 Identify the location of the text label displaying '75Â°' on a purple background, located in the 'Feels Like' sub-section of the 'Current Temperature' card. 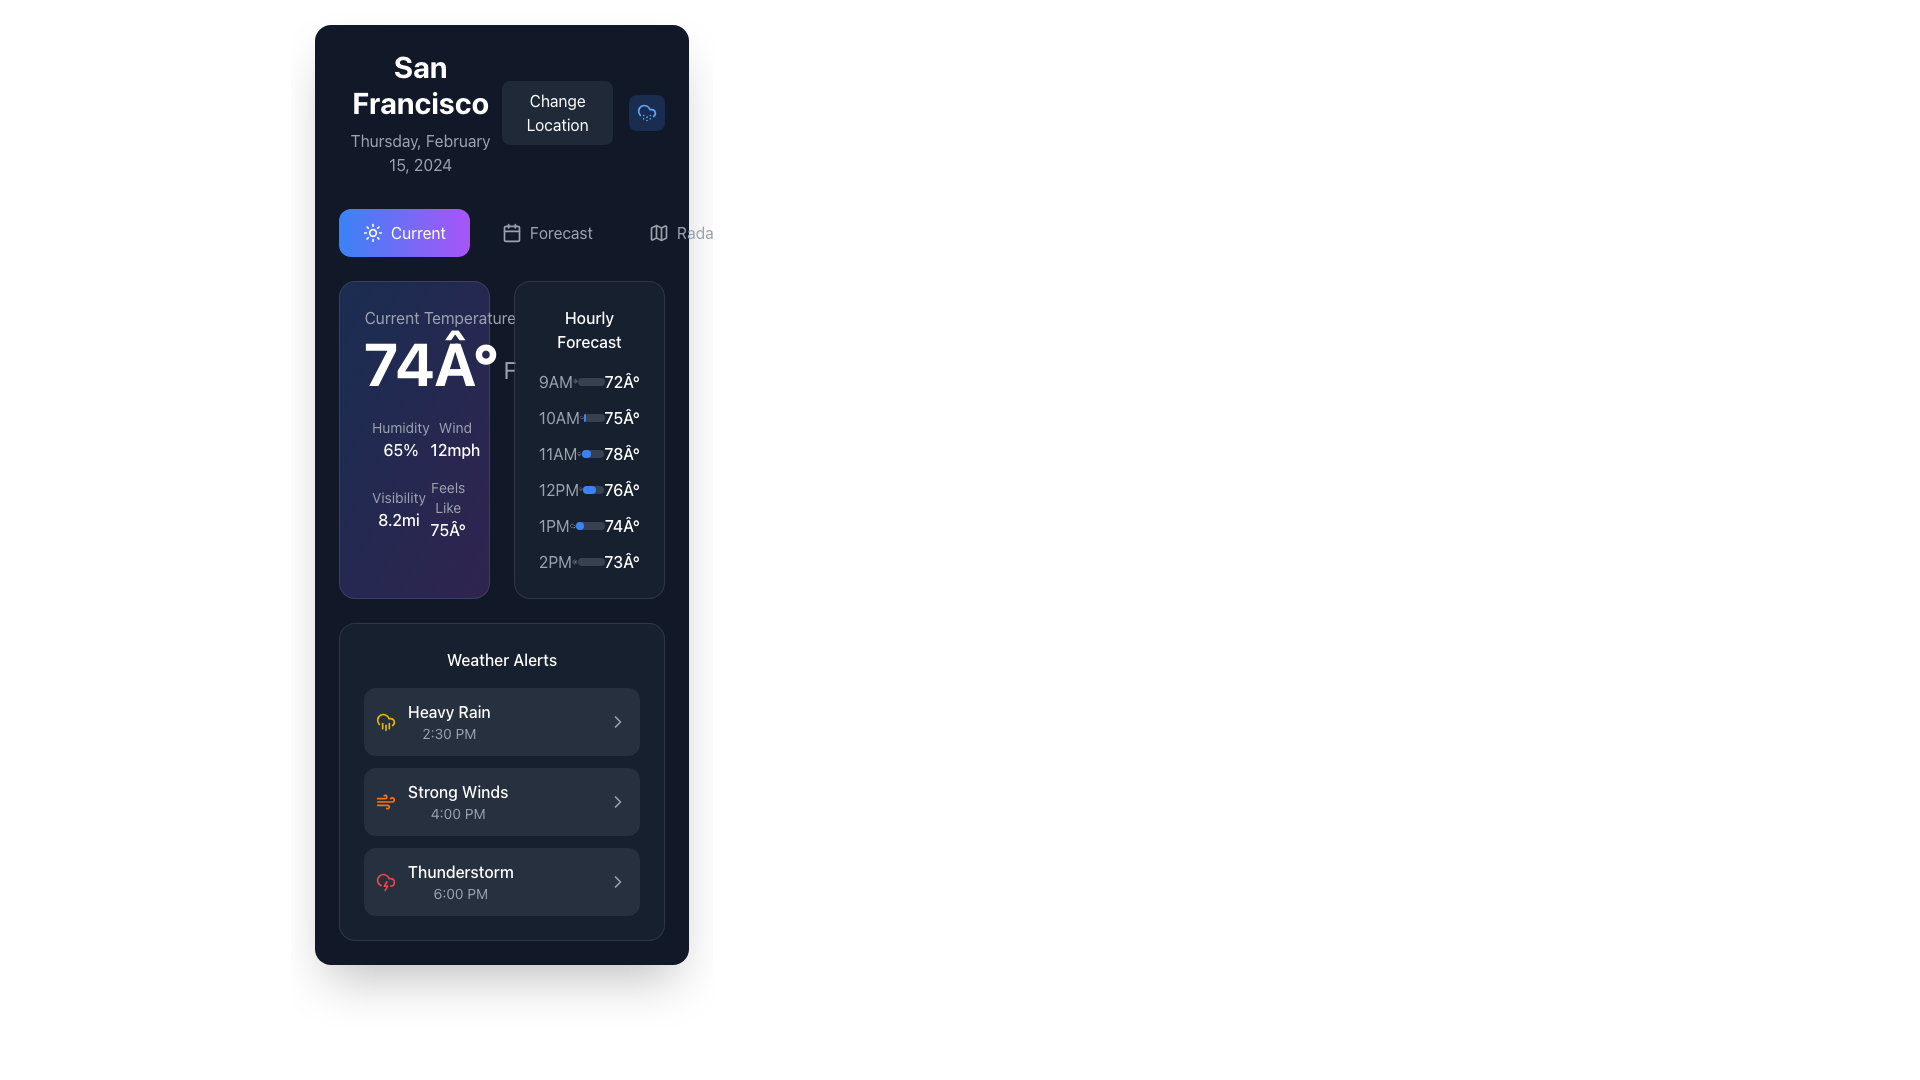
(447, 528).